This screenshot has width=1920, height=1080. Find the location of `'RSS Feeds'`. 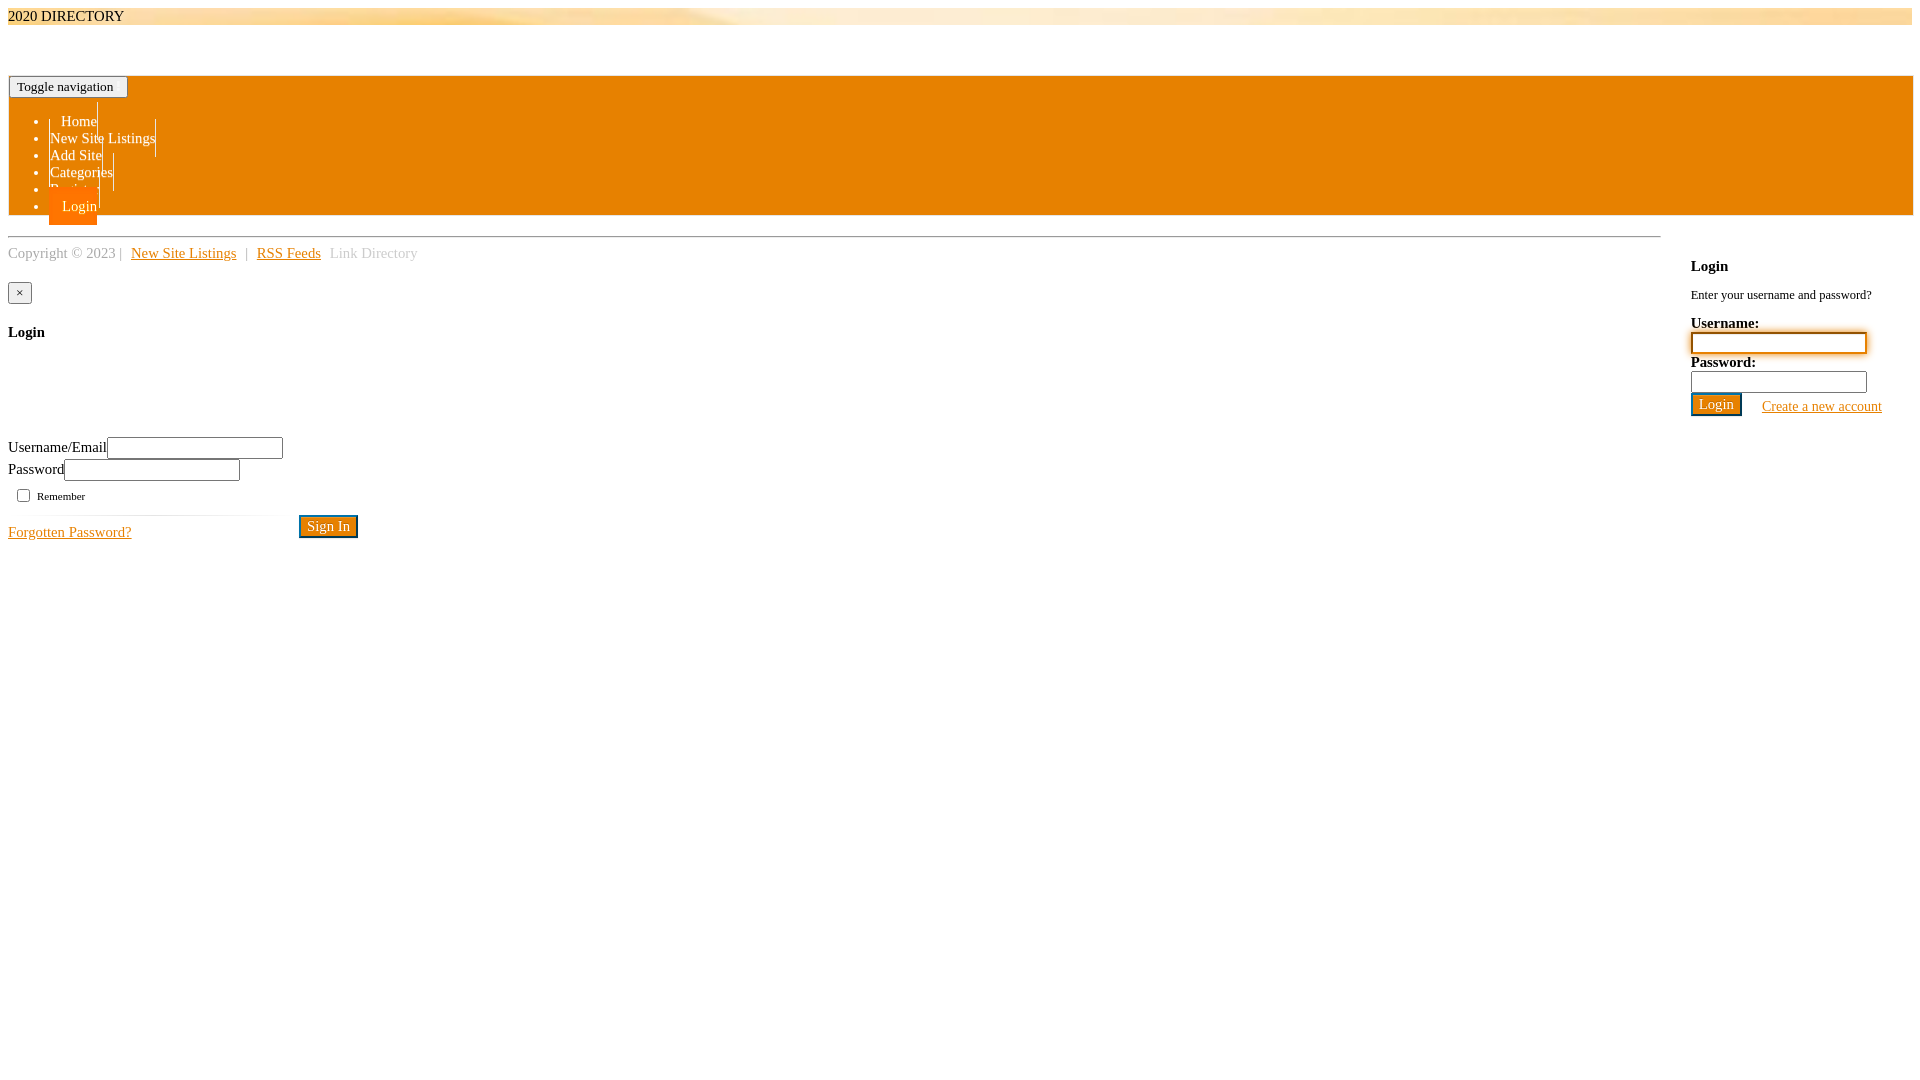

'RSS Feeds' is located at coordinates (251, 252).